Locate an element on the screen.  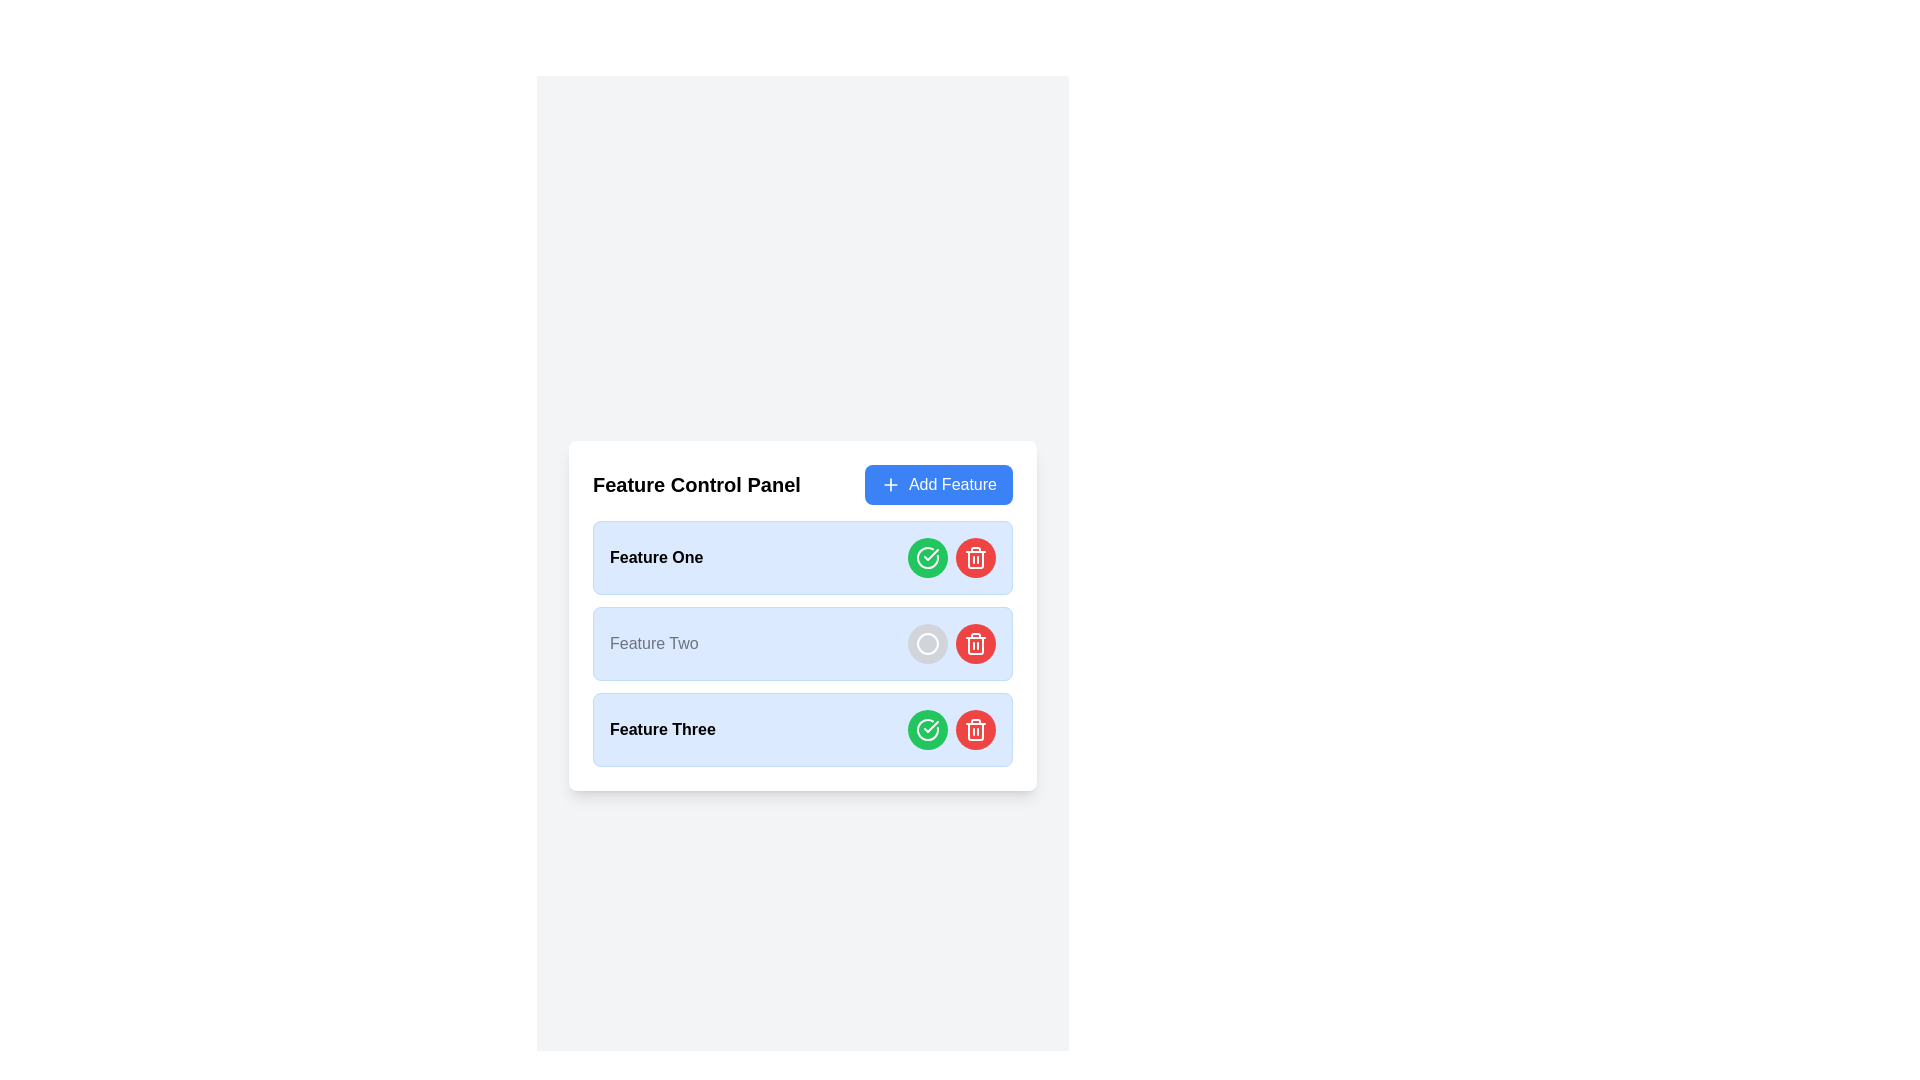
the List item with action buttons labeled 'Feature Three' to trigger tooltip or visual effects is located at coordinates (802, 729).